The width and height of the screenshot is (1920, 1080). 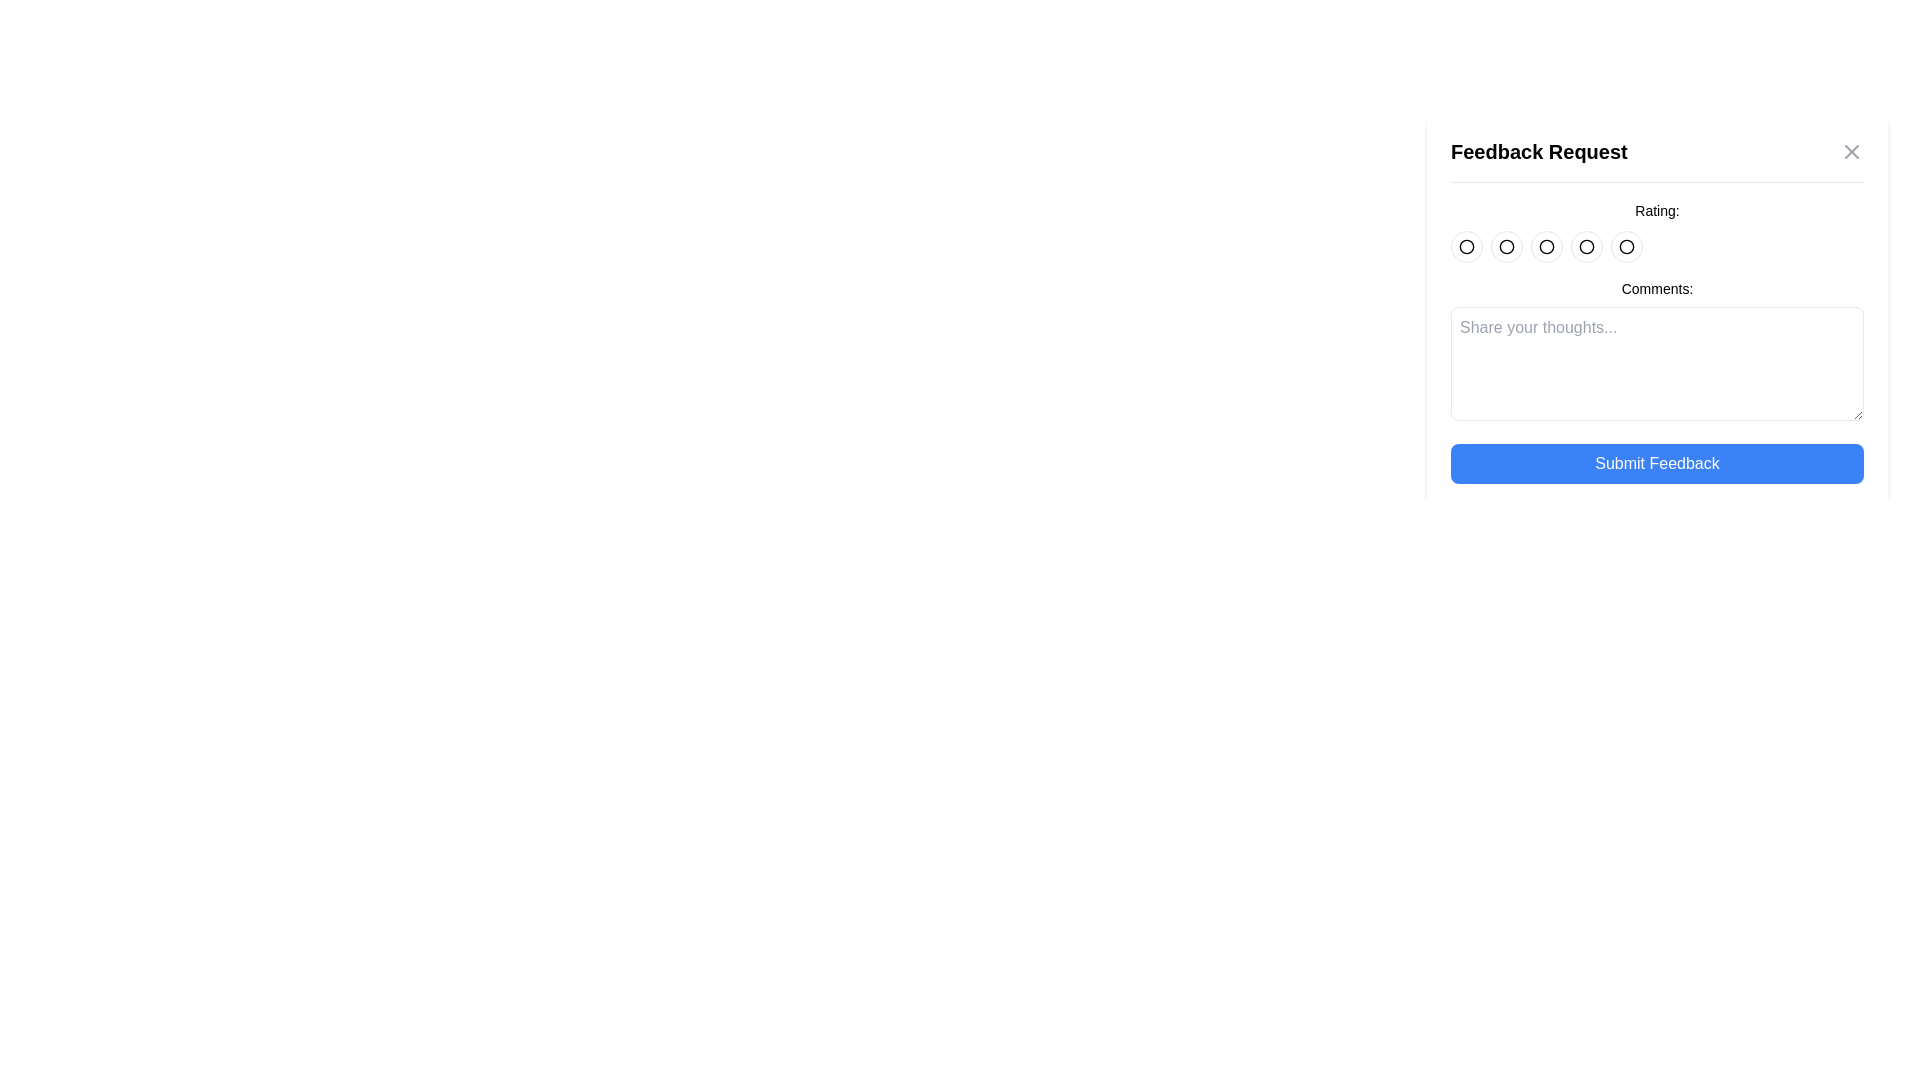 I want to click on the fifth circular interactive button in the 'Rating' section below the 'Feedback Request' text, so click(x=1627, y=245).